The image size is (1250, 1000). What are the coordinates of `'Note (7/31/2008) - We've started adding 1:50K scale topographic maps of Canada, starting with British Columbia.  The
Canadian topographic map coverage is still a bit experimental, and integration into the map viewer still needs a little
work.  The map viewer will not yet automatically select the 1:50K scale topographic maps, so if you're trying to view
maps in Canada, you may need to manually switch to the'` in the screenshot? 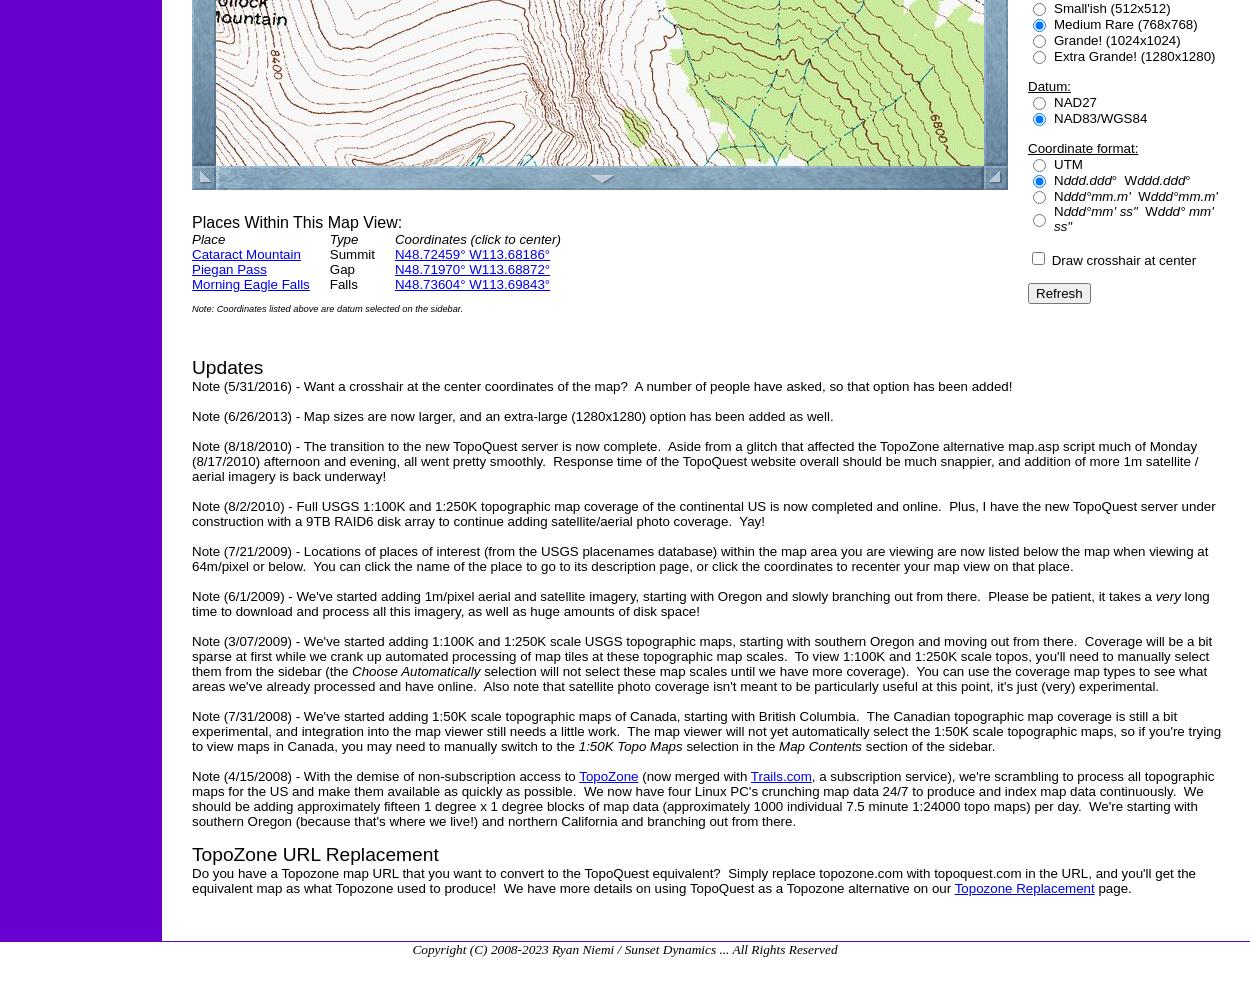 It's located at (705, 730).